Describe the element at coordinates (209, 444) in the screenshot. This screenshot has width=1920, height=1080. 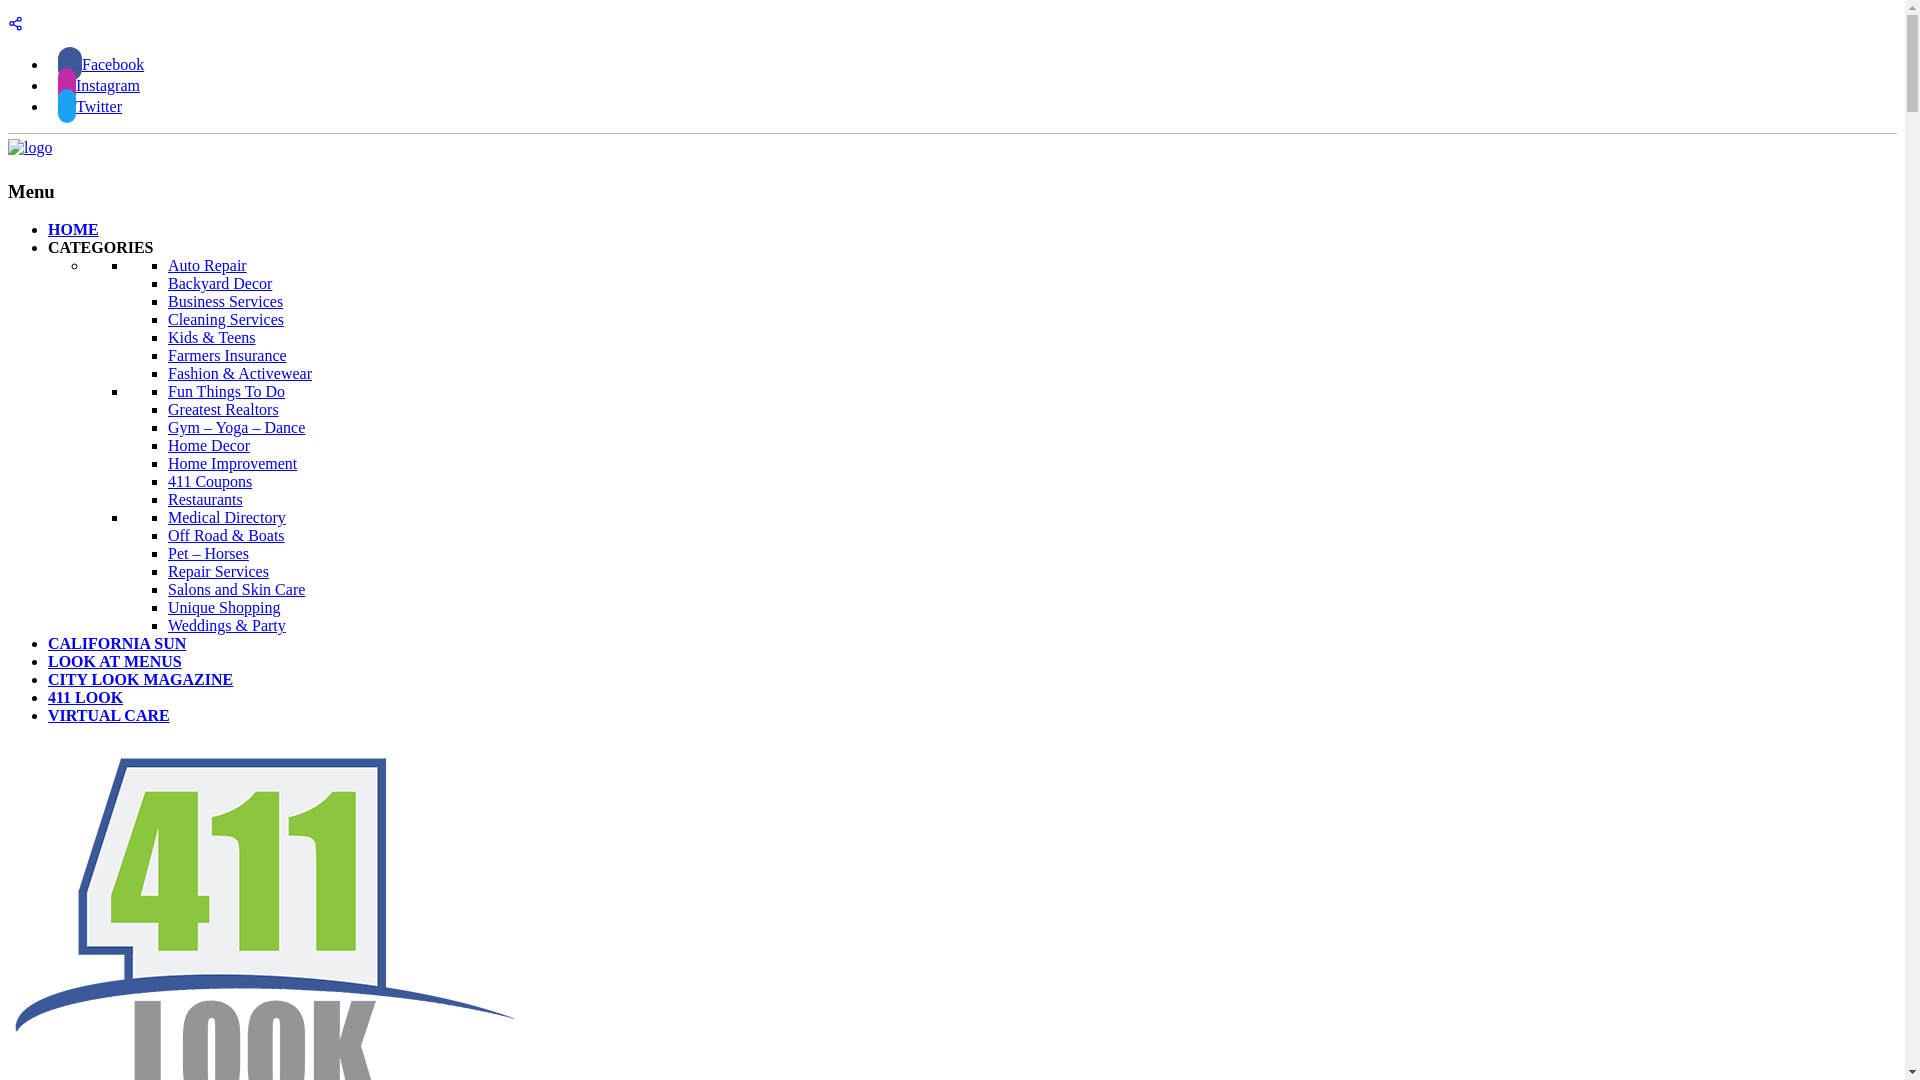
I see `'Home Decor'` at that location.